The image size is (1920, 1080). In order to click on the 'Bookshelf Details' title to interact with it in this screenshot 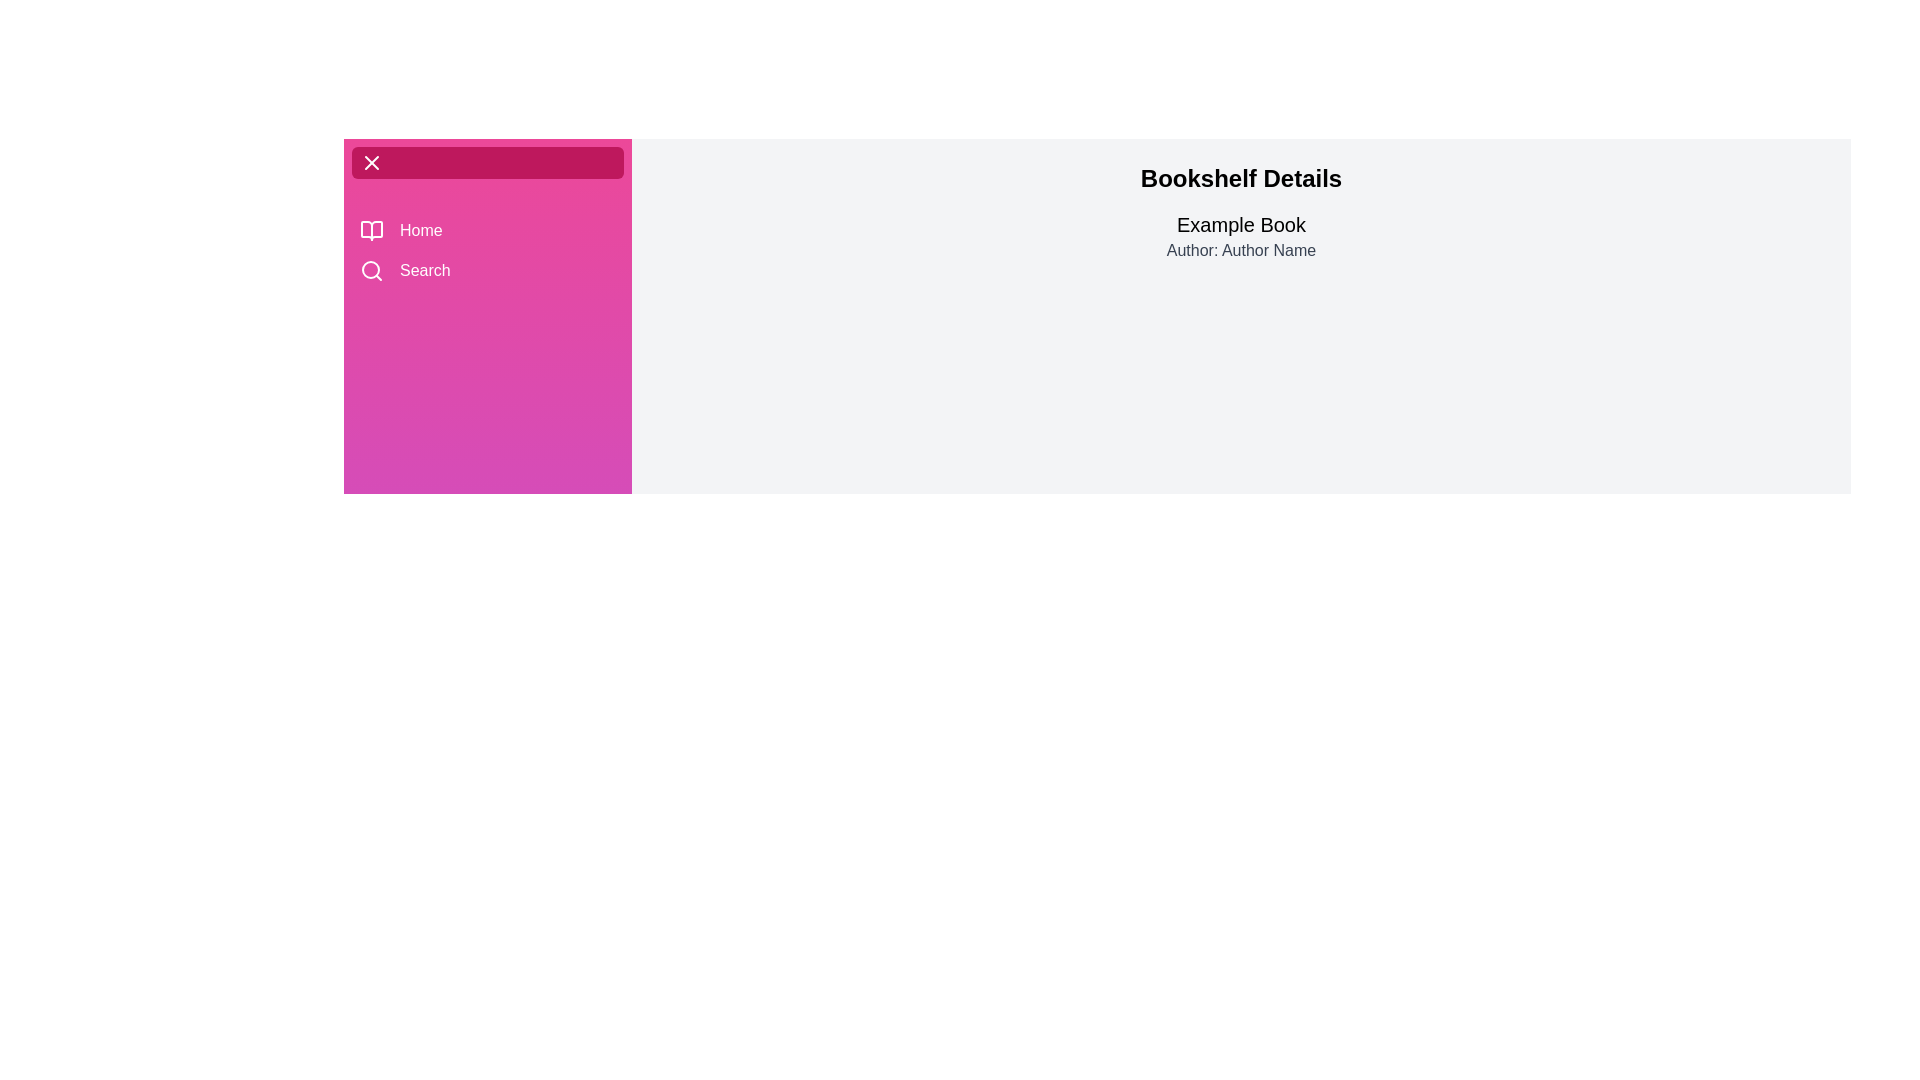, I will do `click(1240, 177)`.